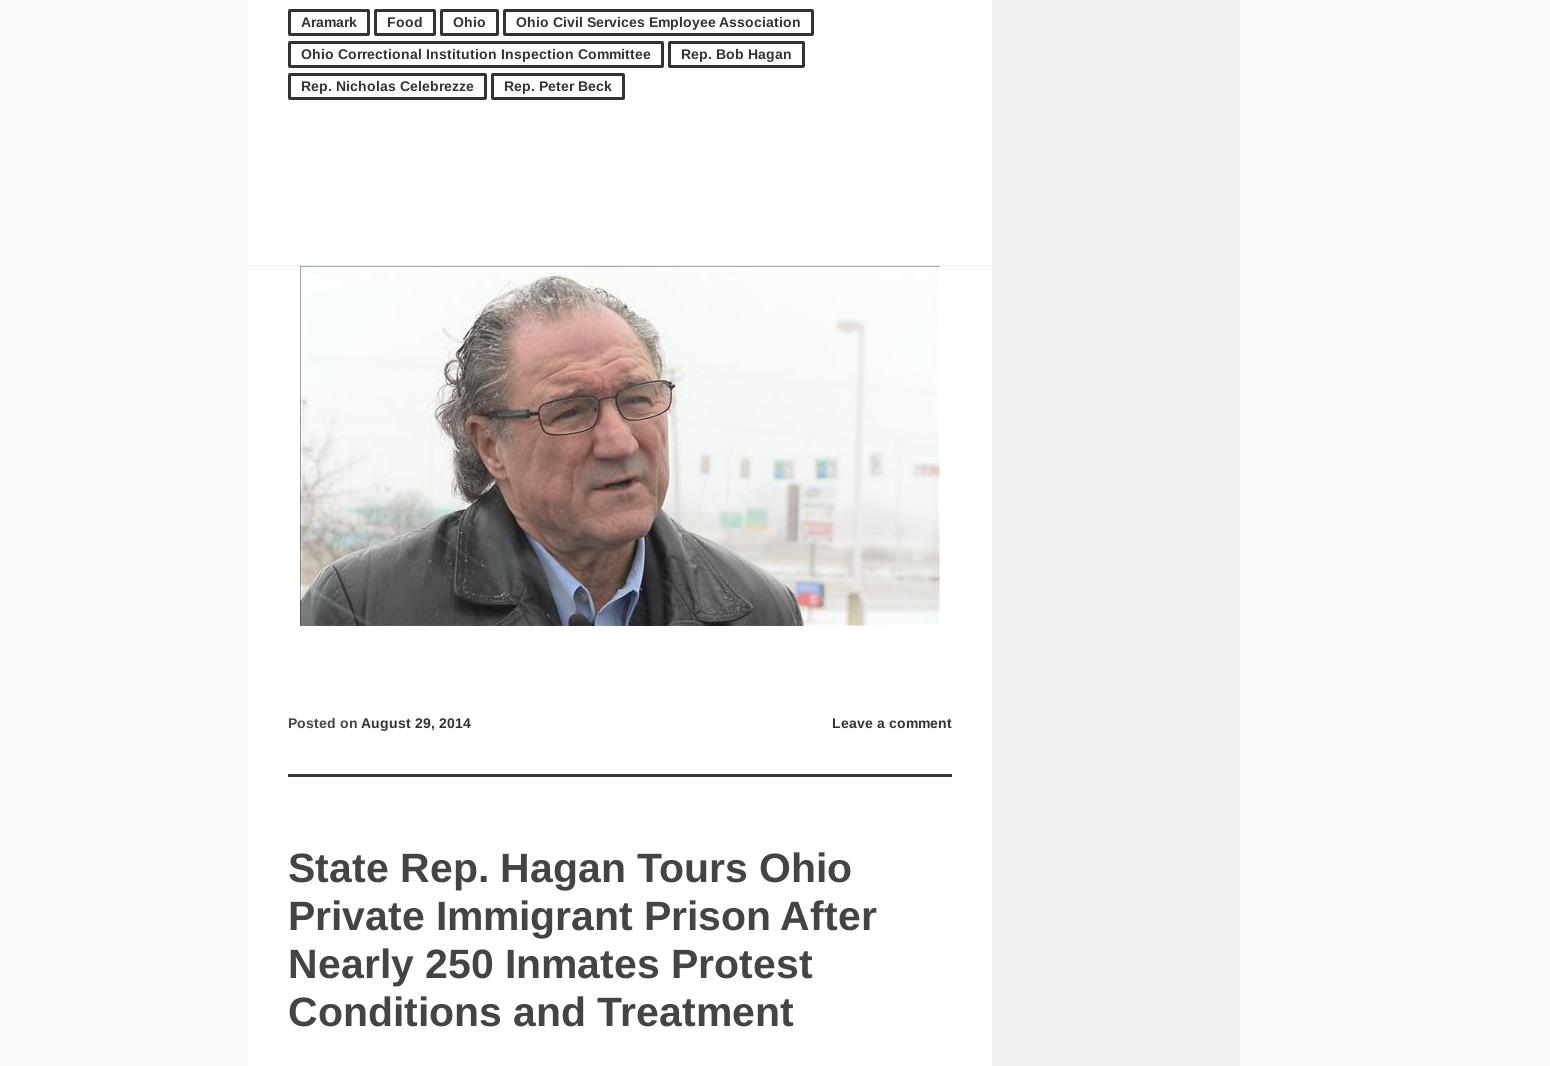 The height and width of the screenshot is (1066, 1550). I want to click on 'Aramark', so click(301, 20).